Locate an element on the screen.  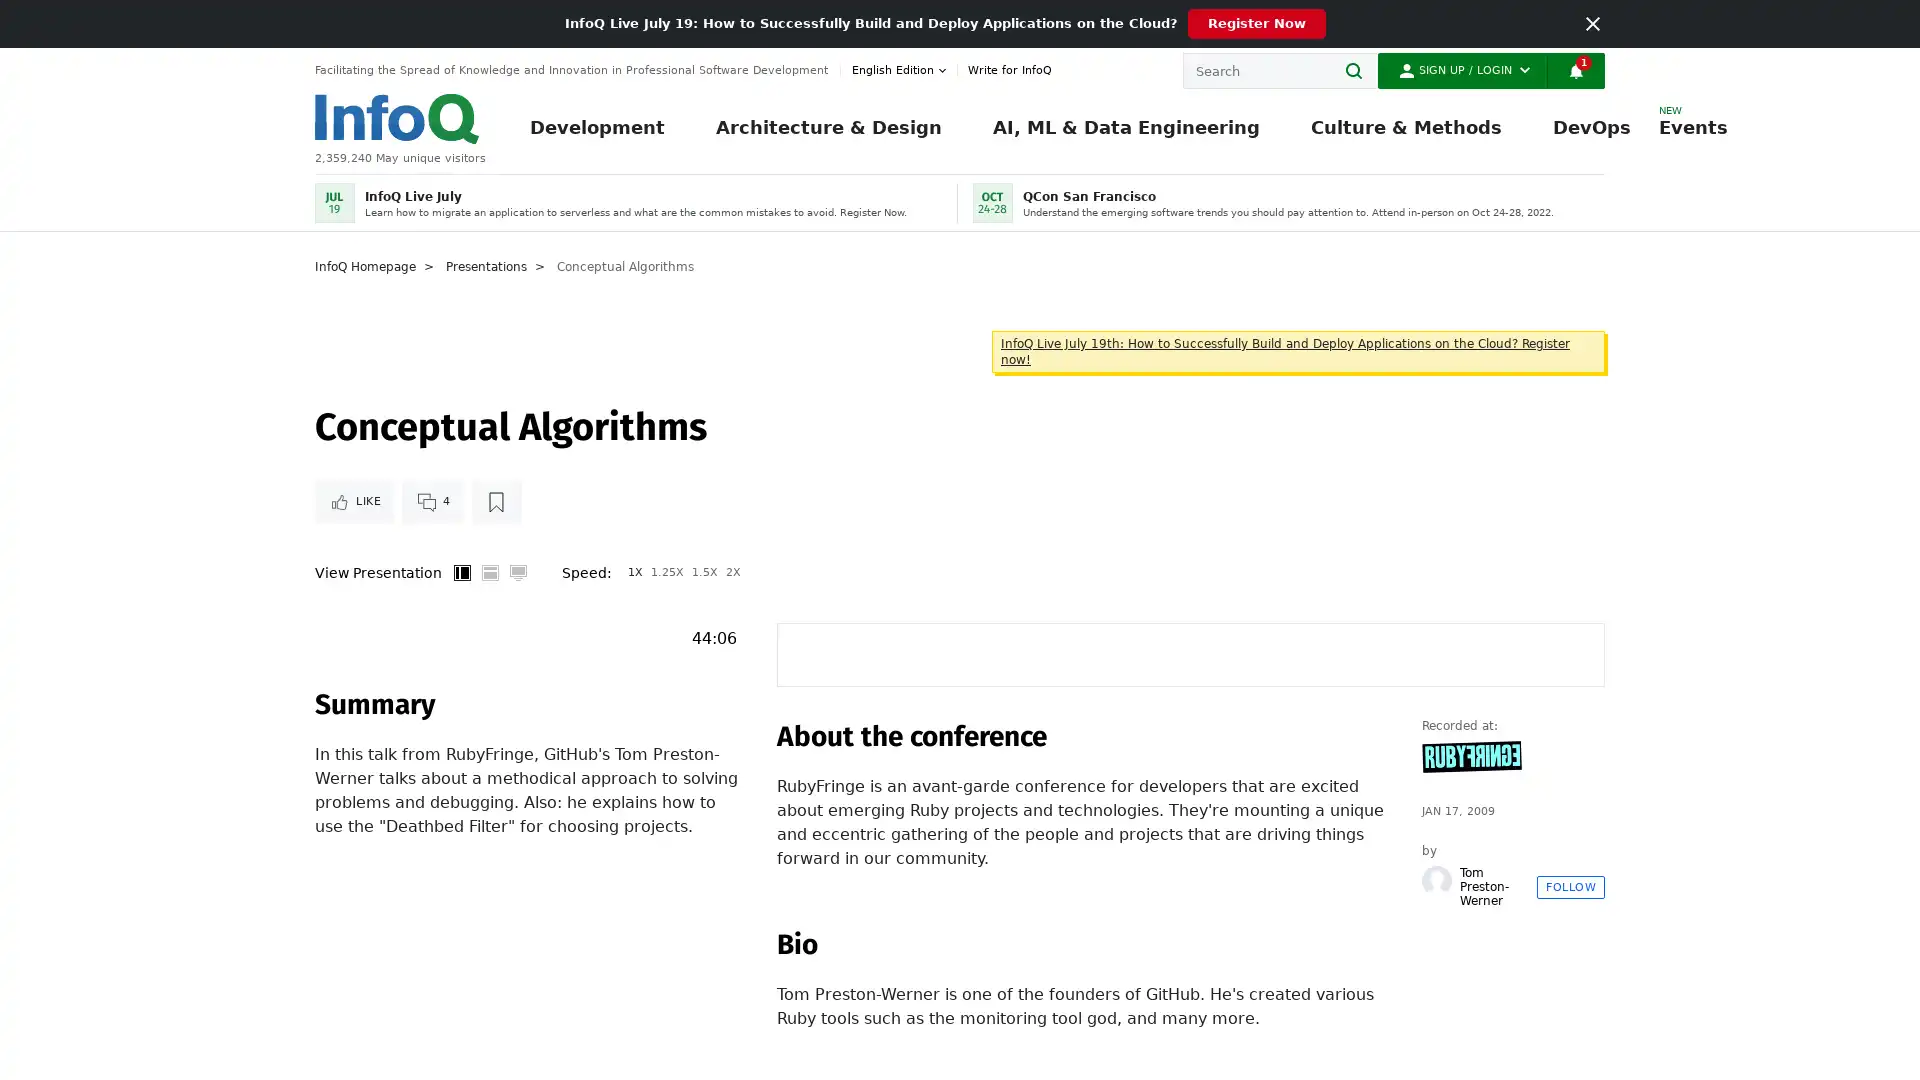
1.5x is located at coordinates (705, 573).